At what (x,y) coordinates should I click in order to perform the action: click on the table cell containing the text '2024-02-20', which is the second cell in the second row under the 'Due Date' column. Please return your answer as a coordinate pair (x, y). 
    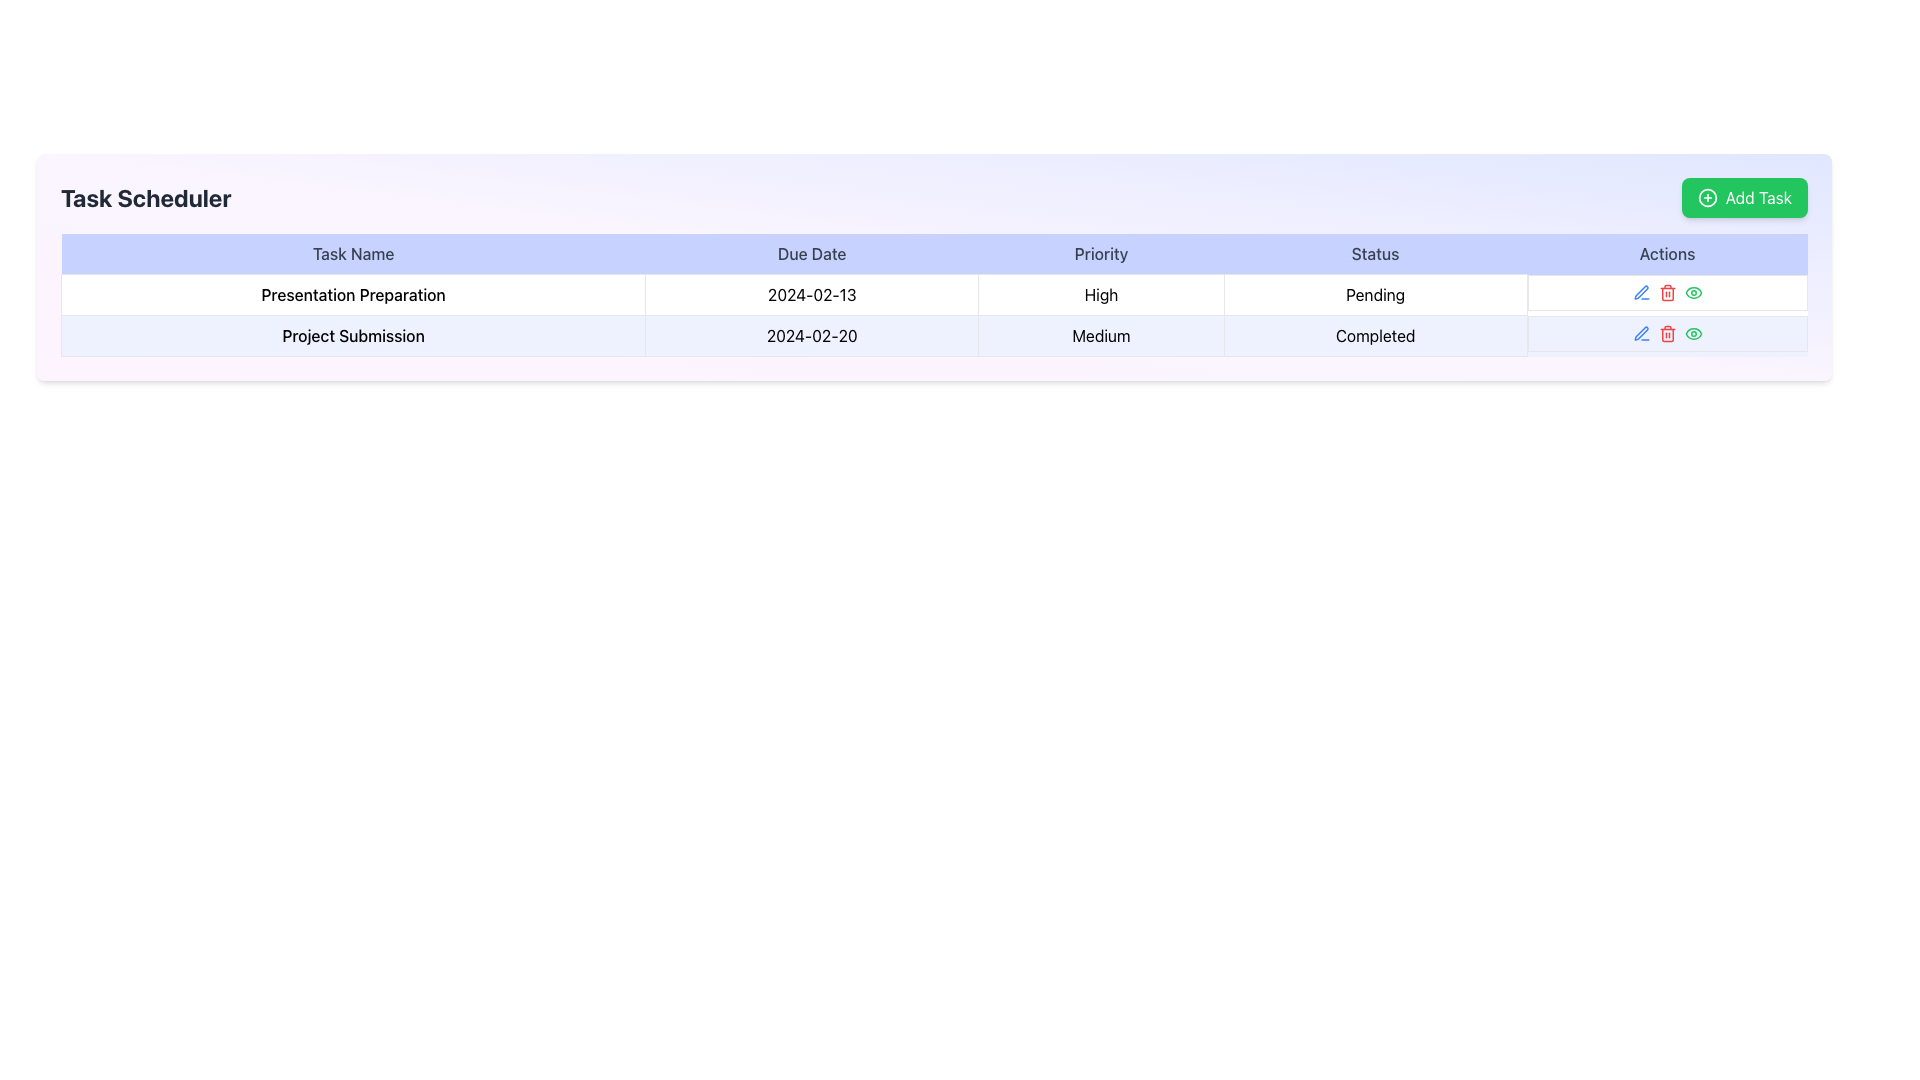
    Looking at the image, I should click on (812, 334).